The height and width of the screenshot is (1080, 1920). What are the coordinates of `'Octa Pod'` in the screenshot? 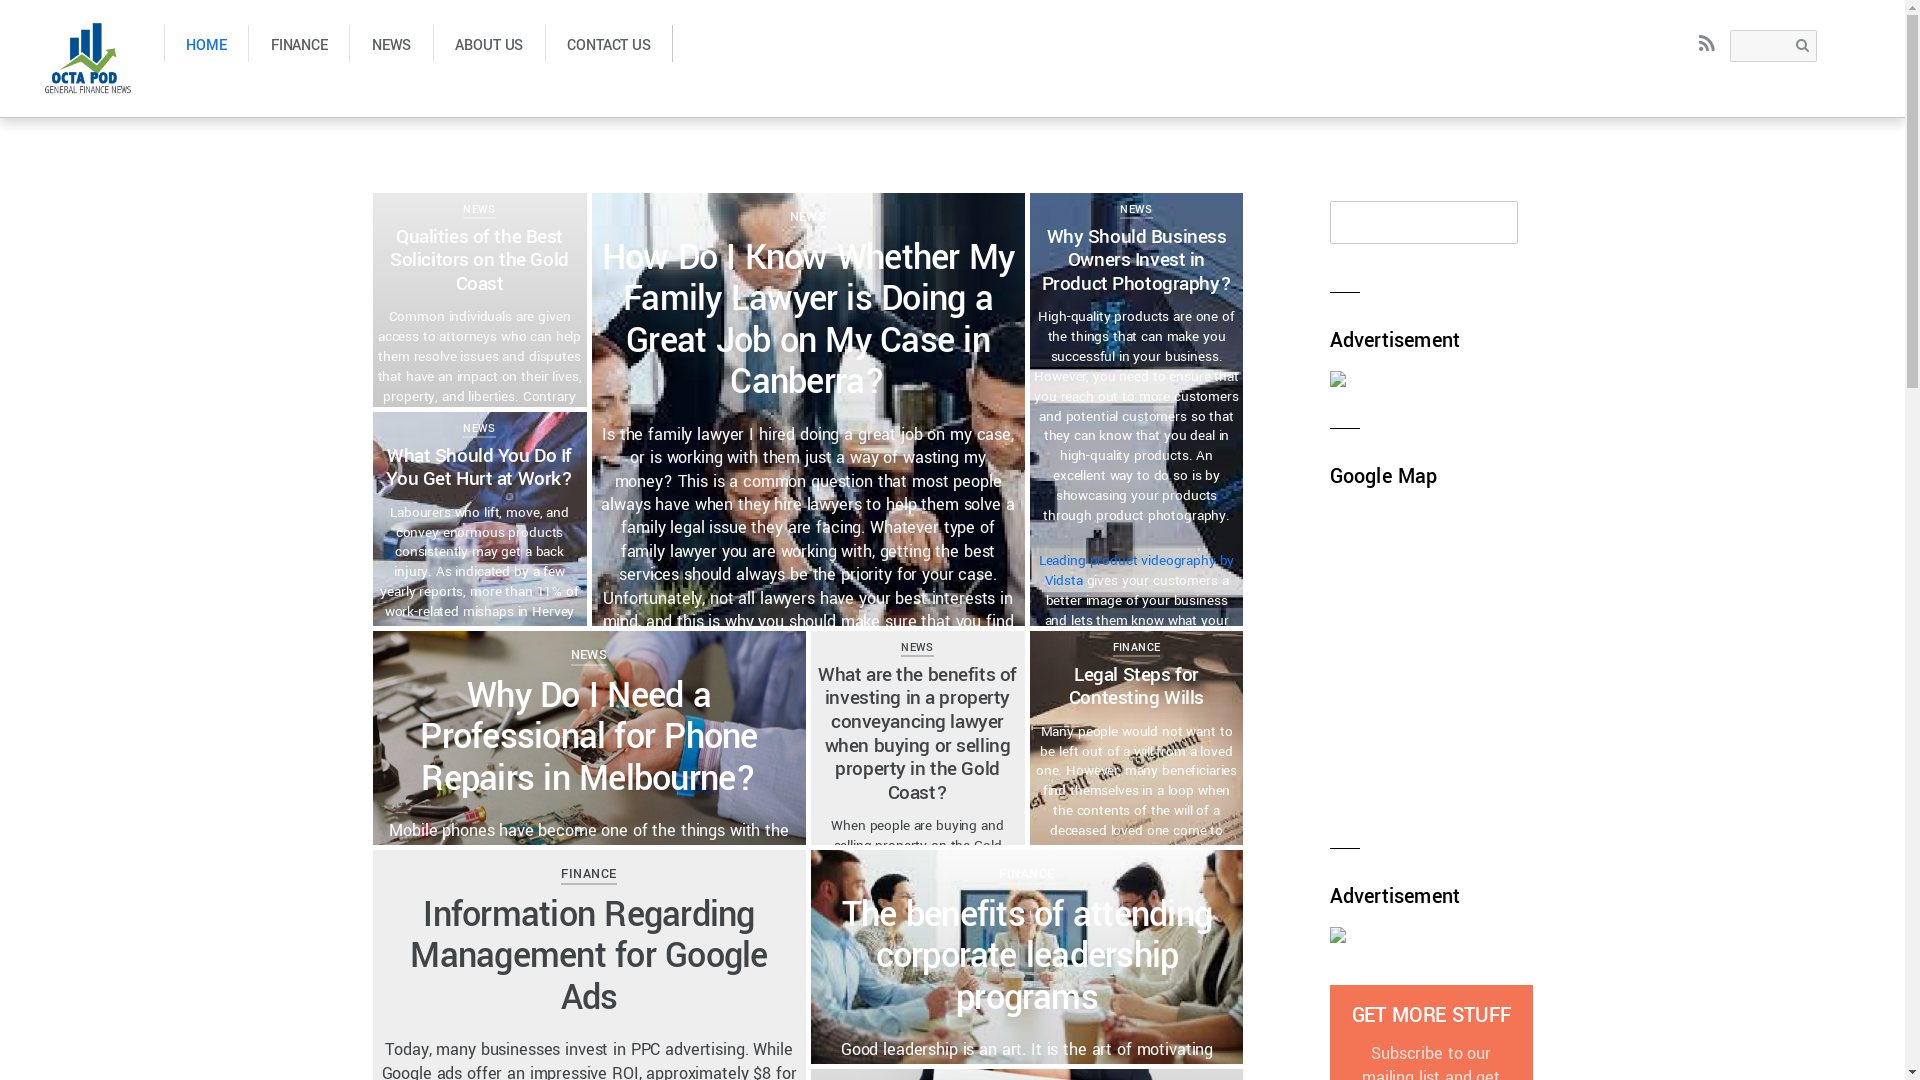 It's located at (86, 80).